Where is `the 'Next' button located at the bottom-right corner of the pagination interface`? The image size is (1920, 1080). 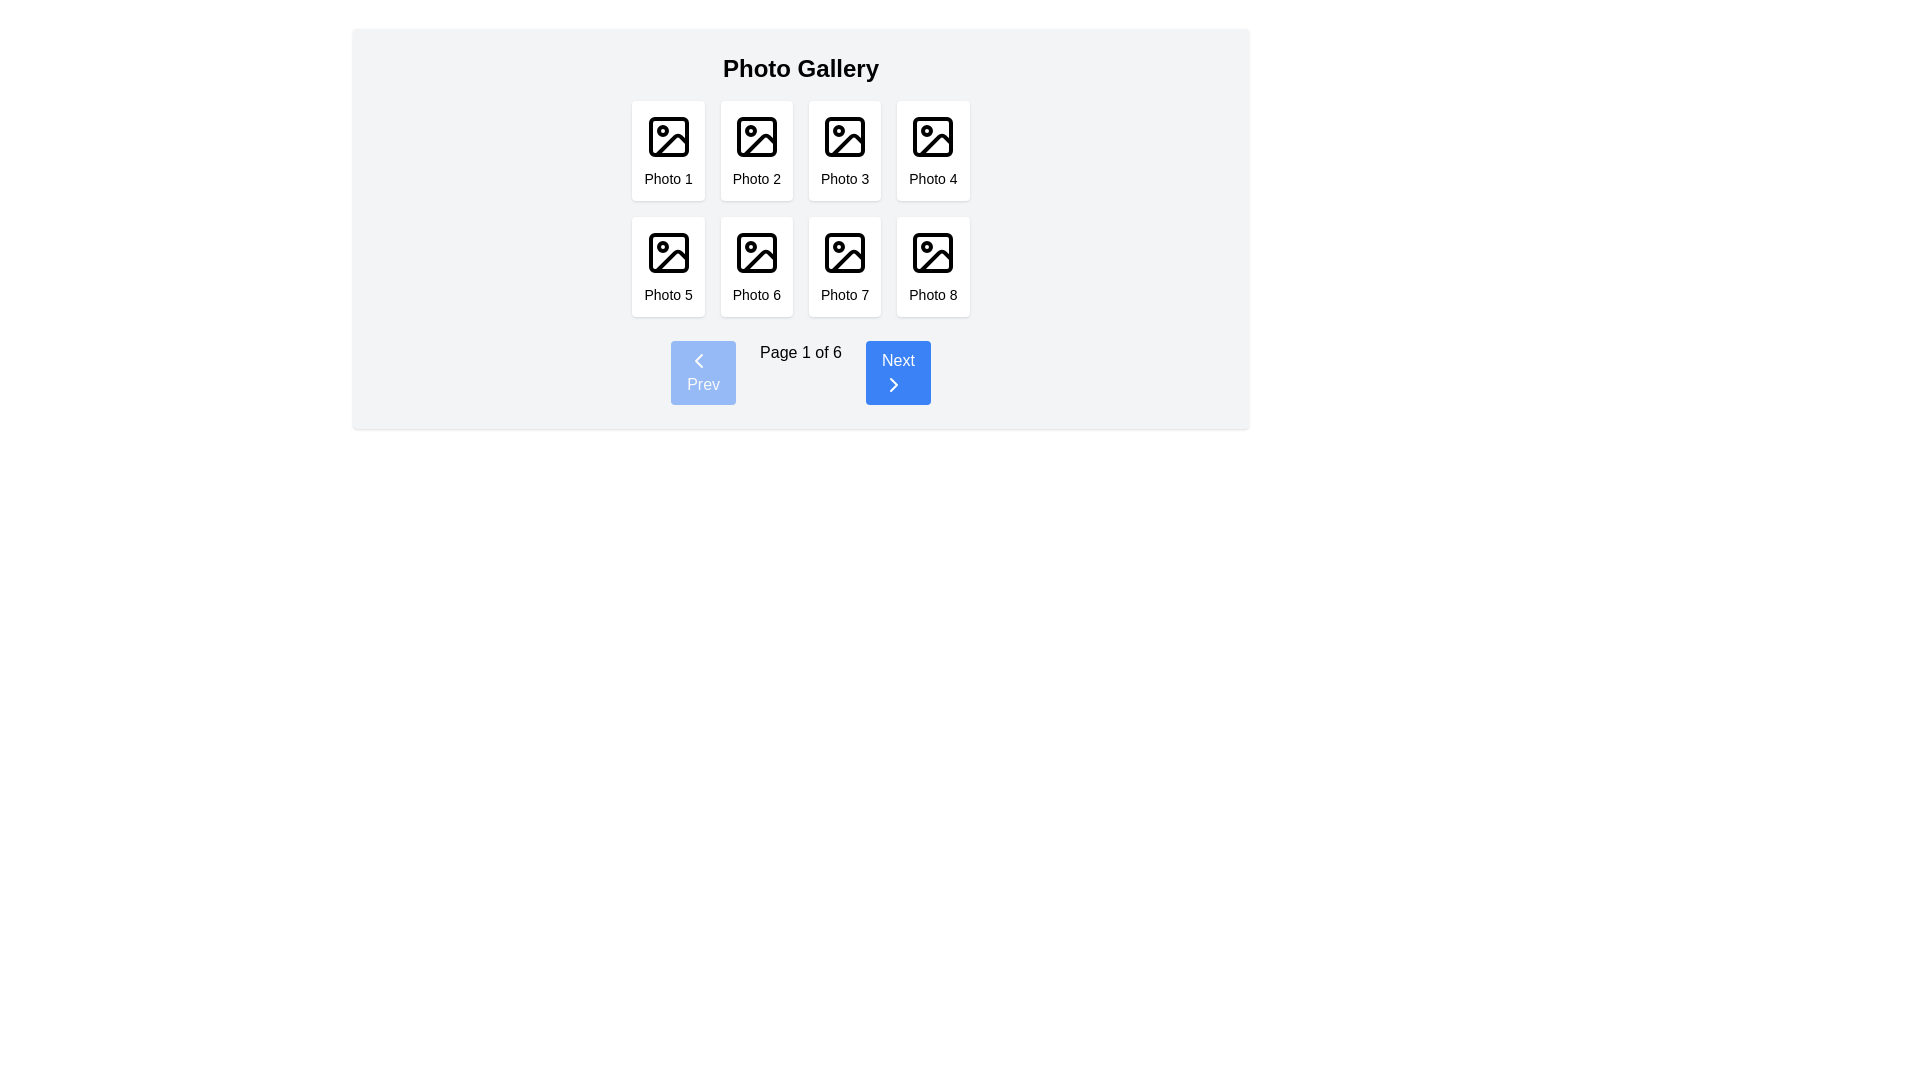
the 'Next' button located at the bottom-right corner of the pagination interface is located at coordinates (897, 373).